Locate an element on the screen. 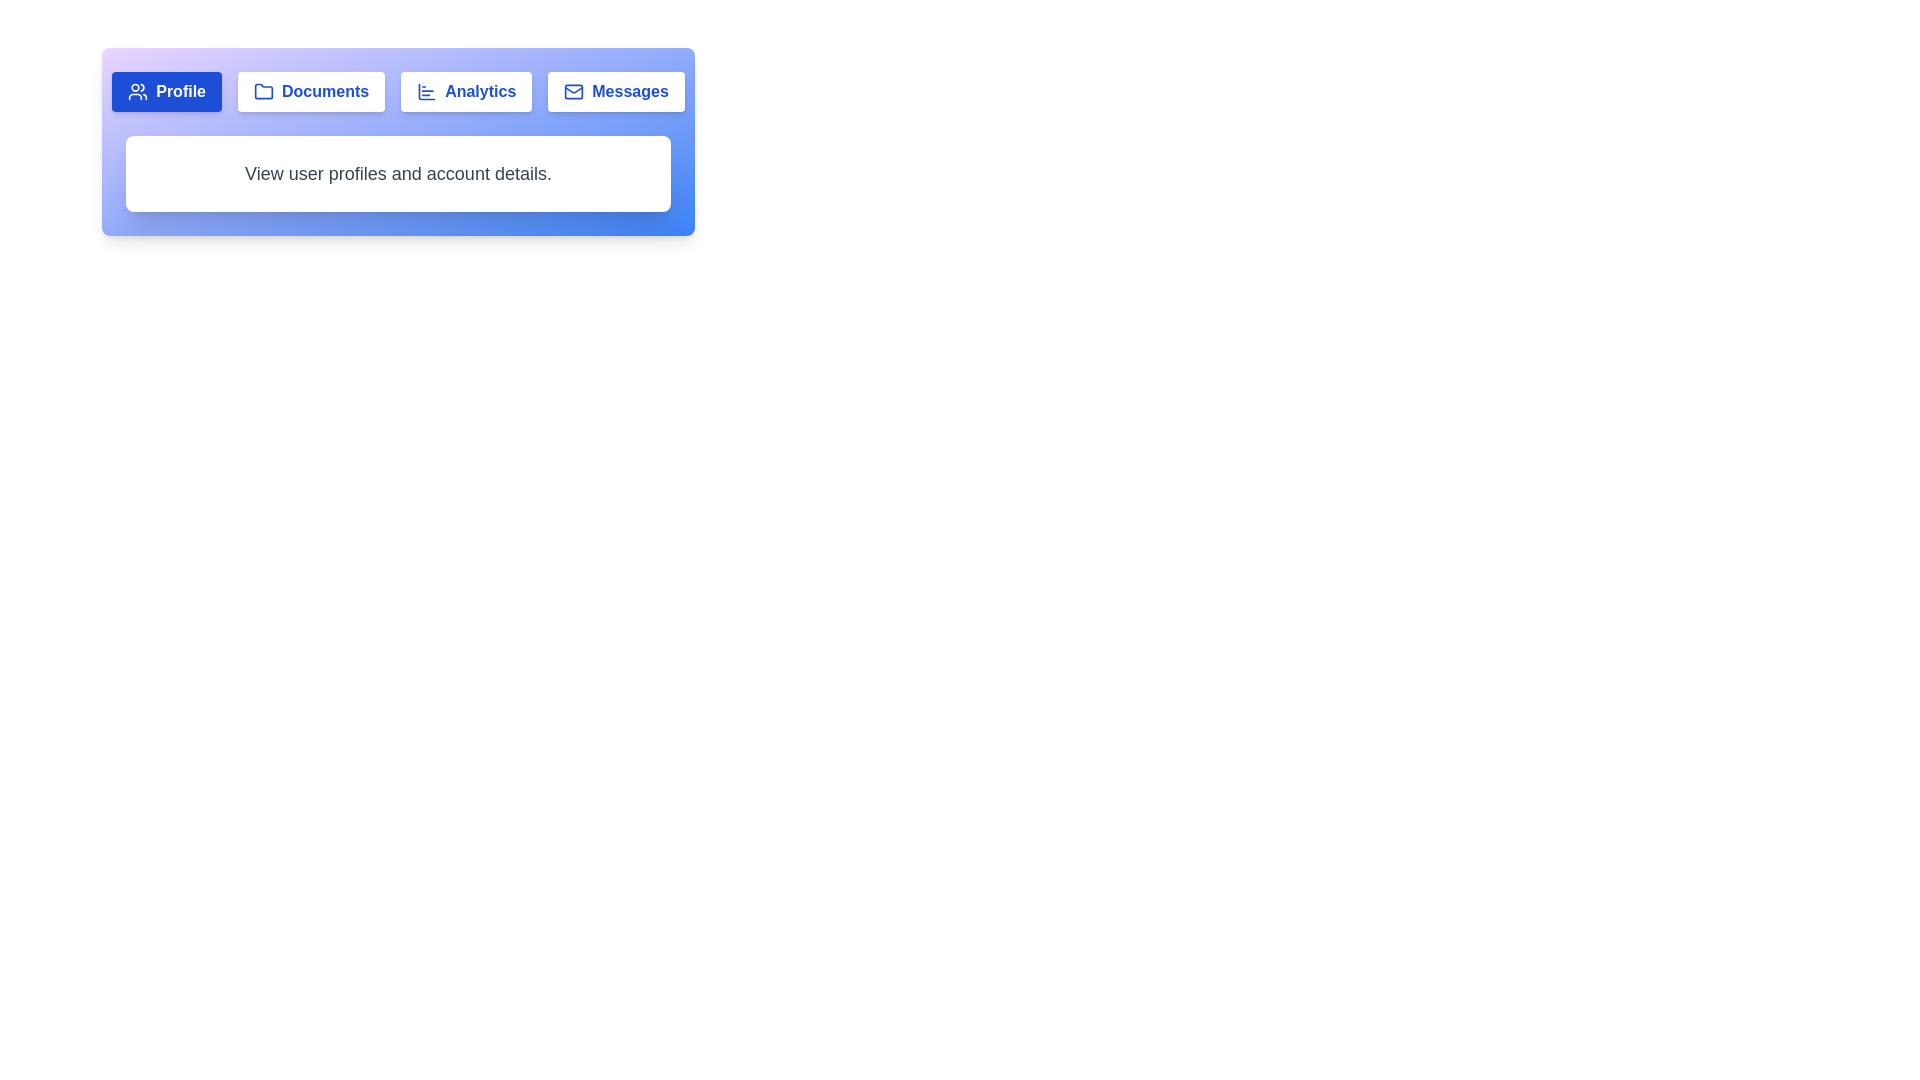  the Messages tab to view its content is located at coordinates (614, 92).